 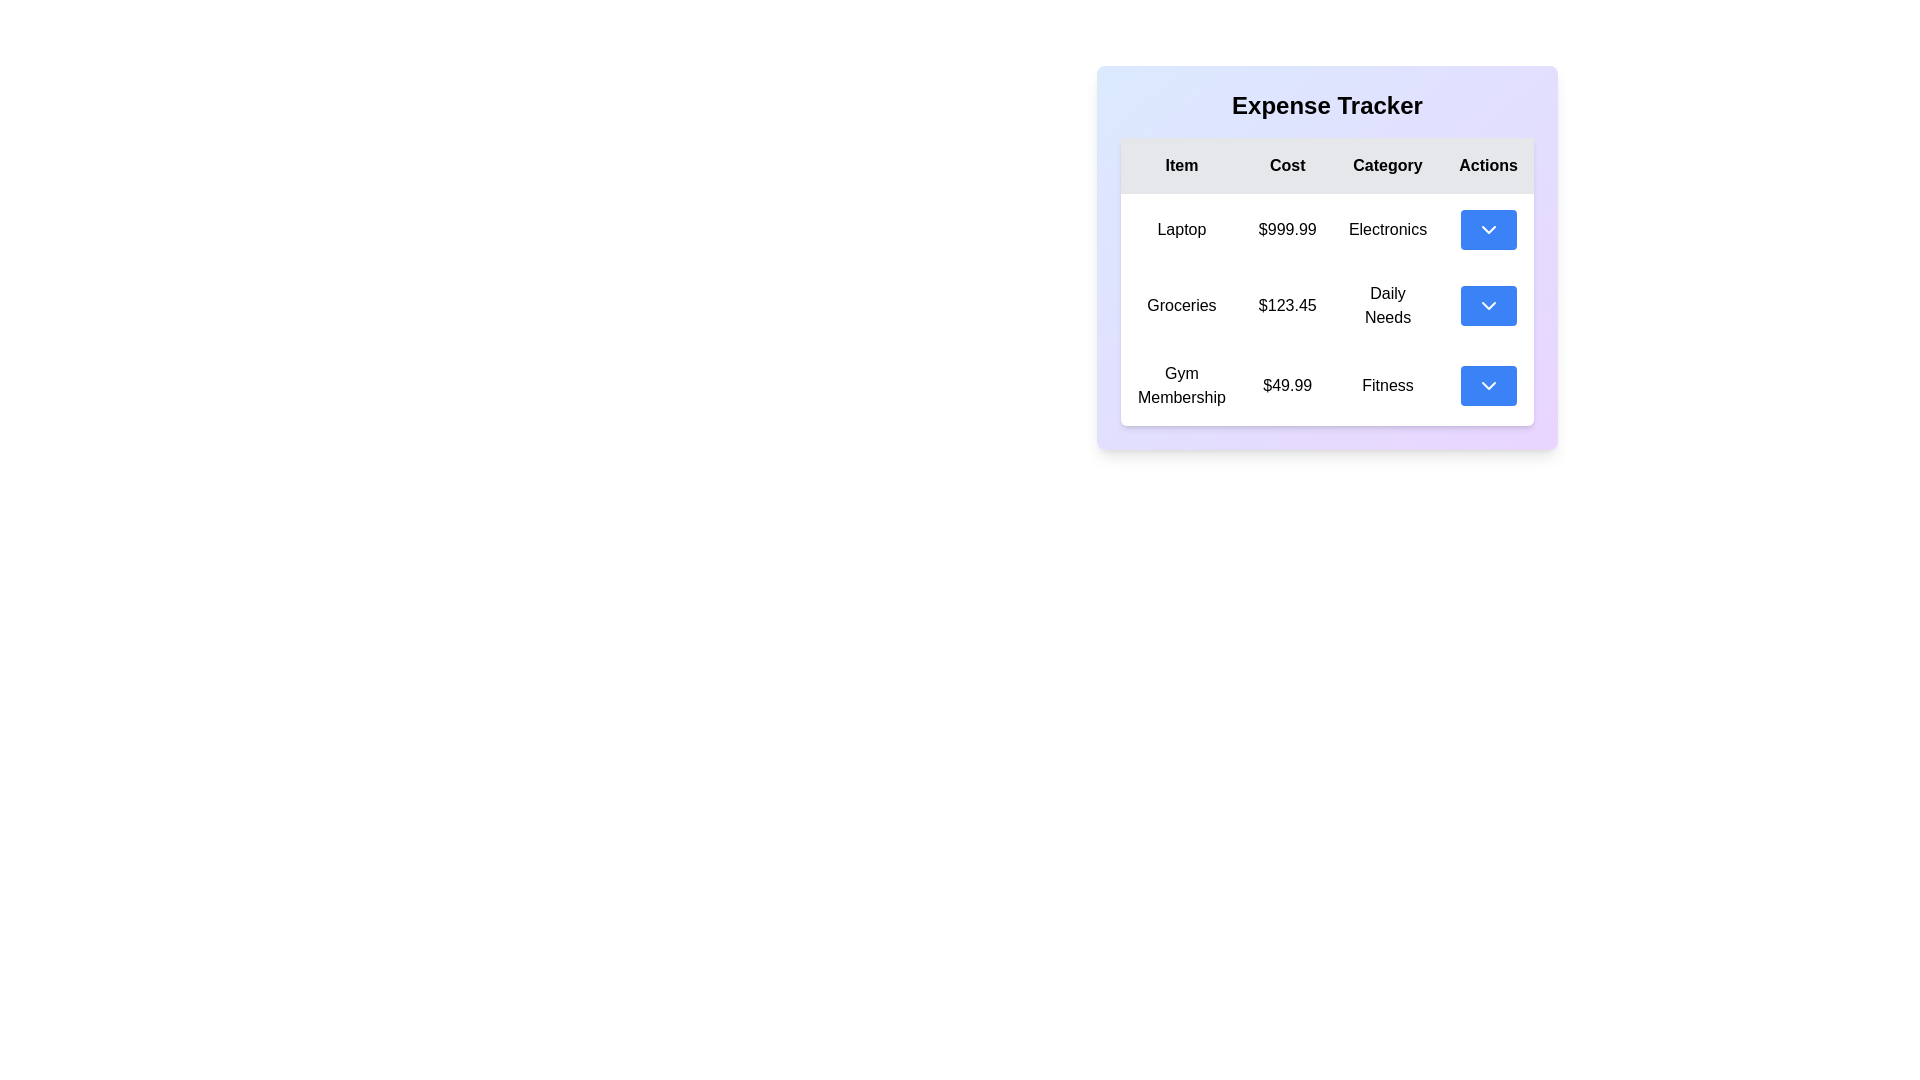 I want to click on the text label reading 'Gym Membership', which is the first text component in the third row of a grid-like table layout, so click(x=1181, y=385).